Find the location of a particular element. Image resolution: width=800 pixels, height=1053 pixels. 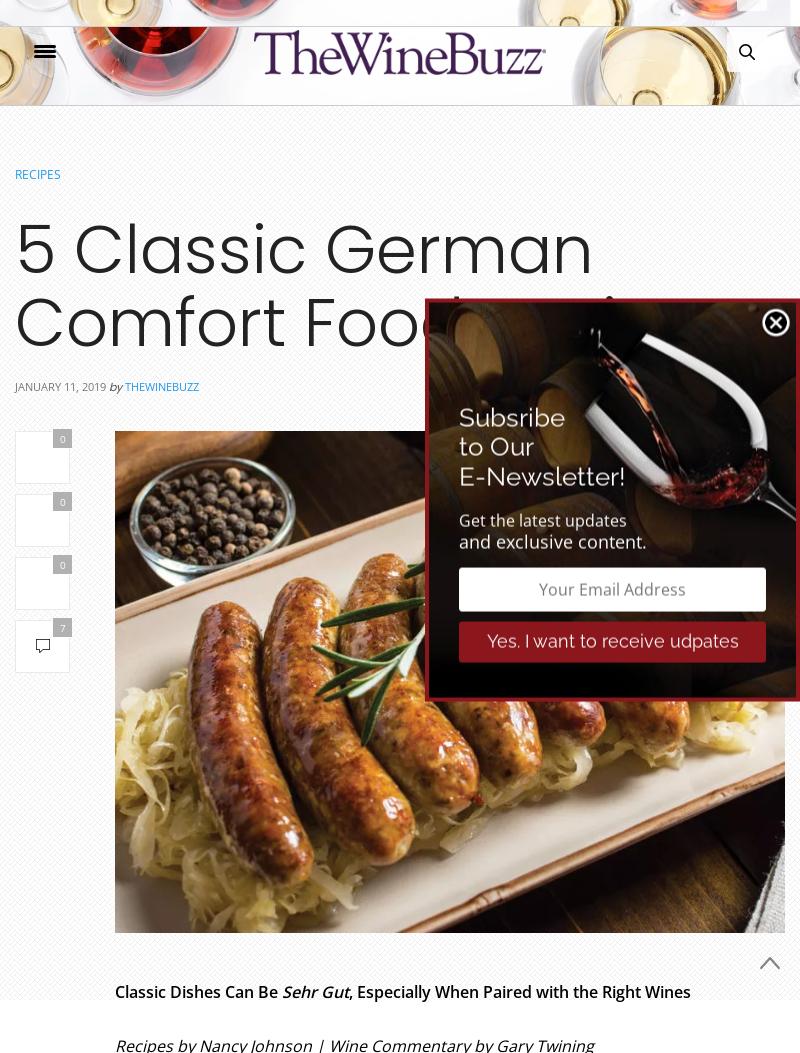

'Sehr Gut' is located at coordinates (314, 992).